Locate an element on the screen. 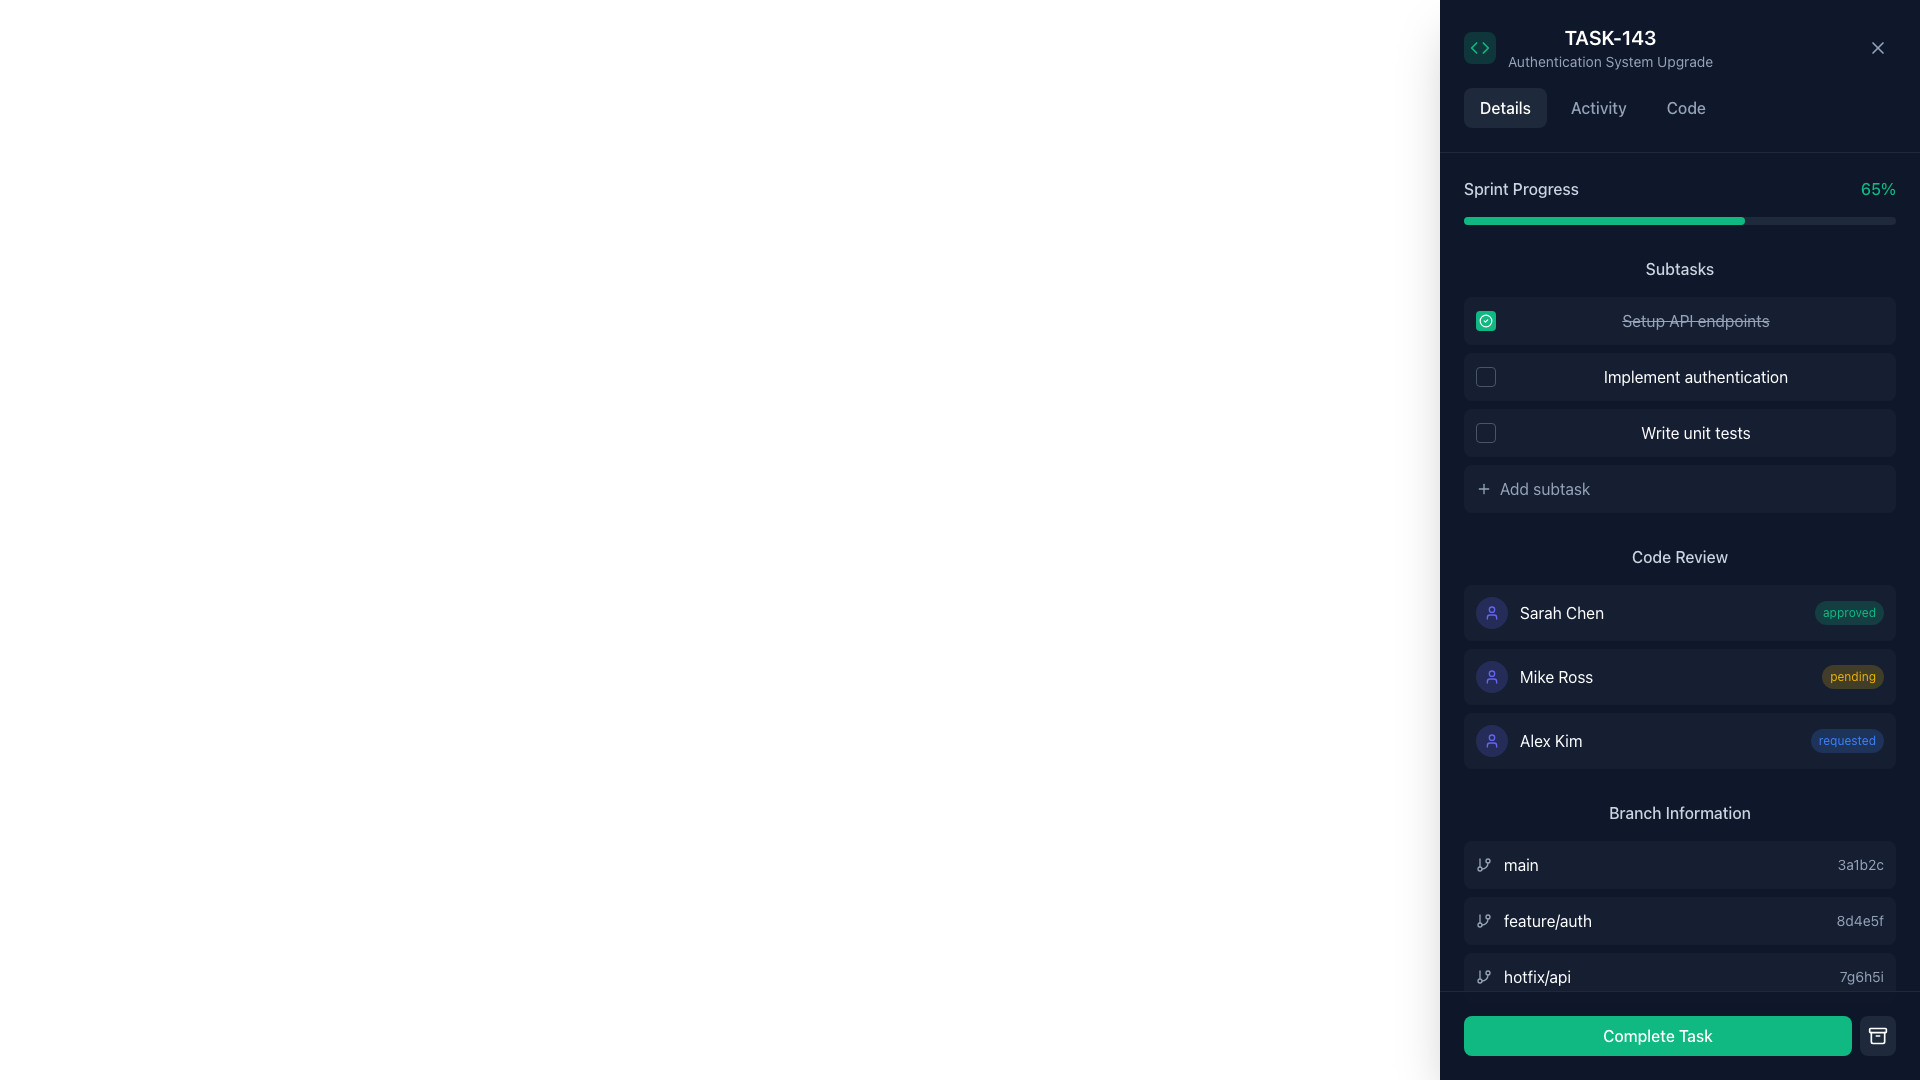 The height and width of the screenshot is (1080, 1920). the user avatar and text label element displaying 'Sarah Chen' in the 'Code Review' section, which is the first item in a vertical list is located at coordinates (1539, 612).